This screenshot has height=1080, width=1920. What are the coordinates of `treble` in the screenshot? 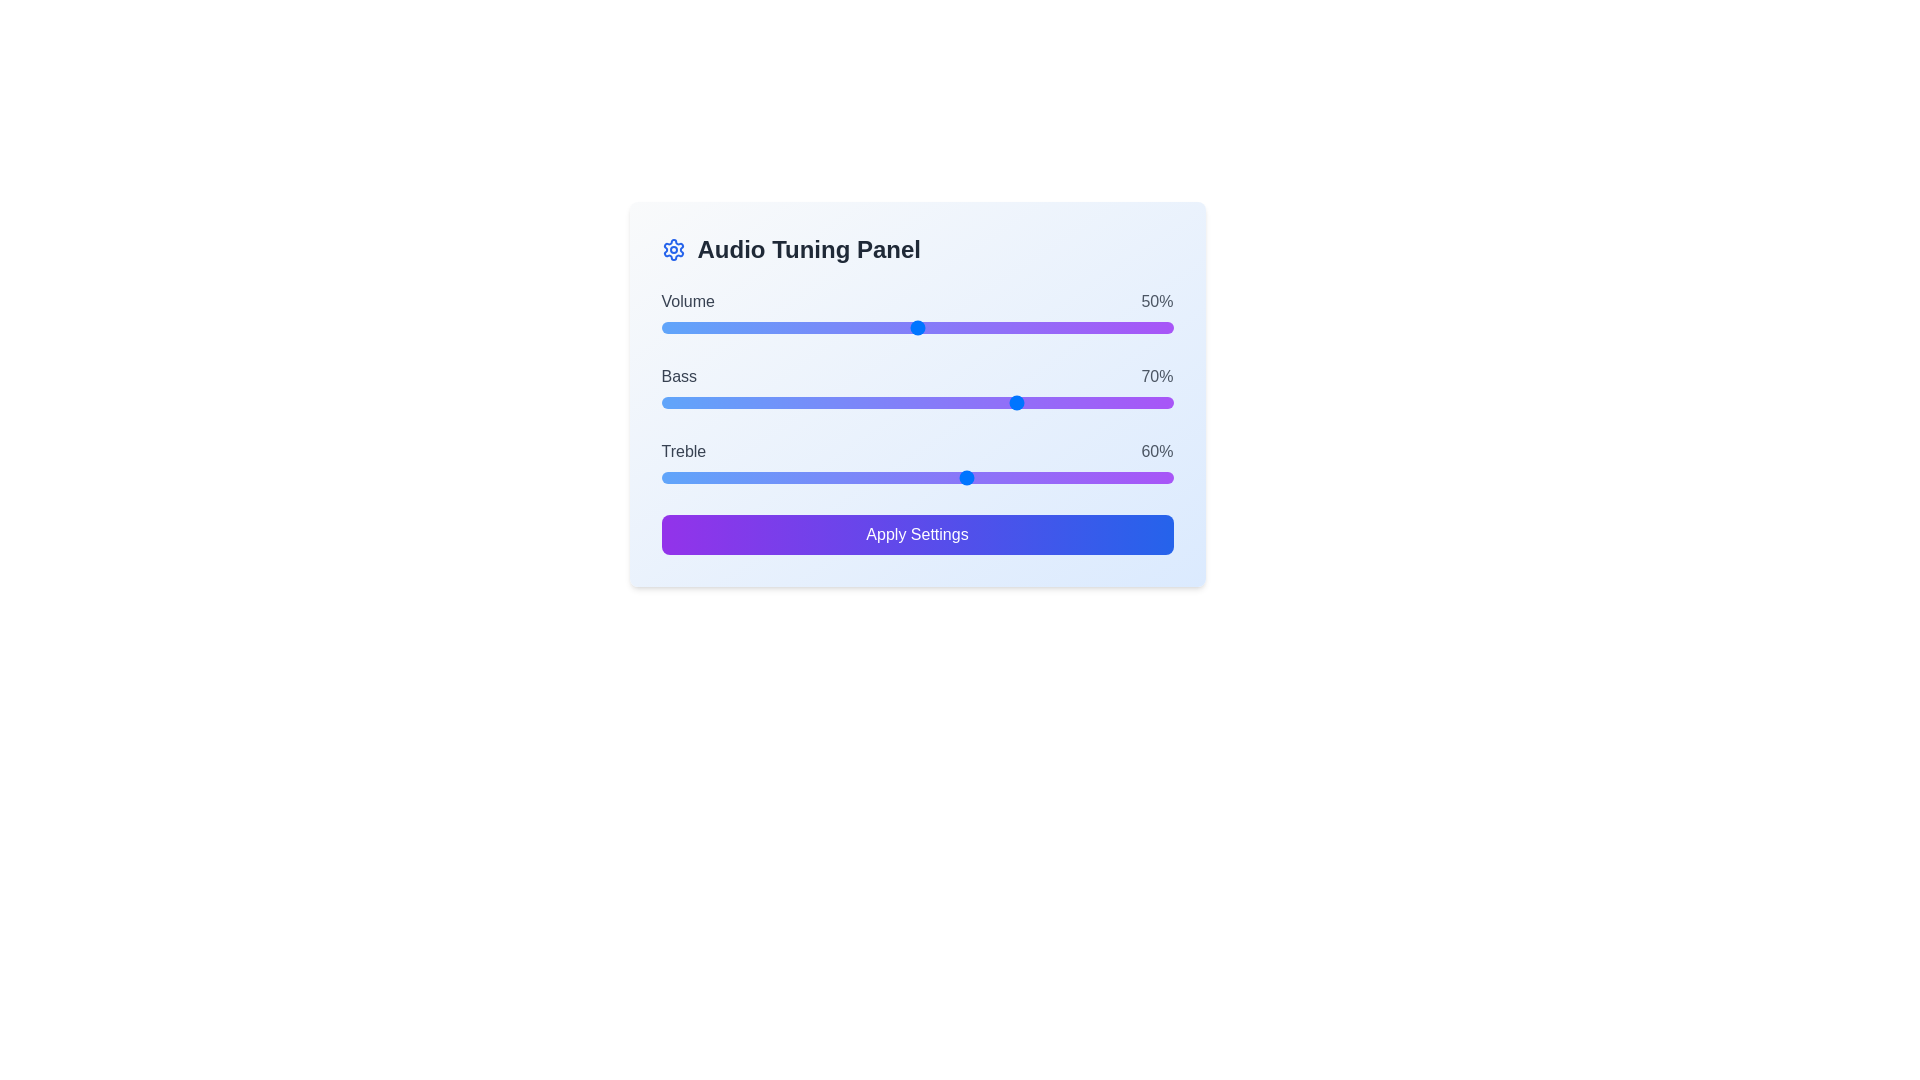 It's located at (1025, 478).